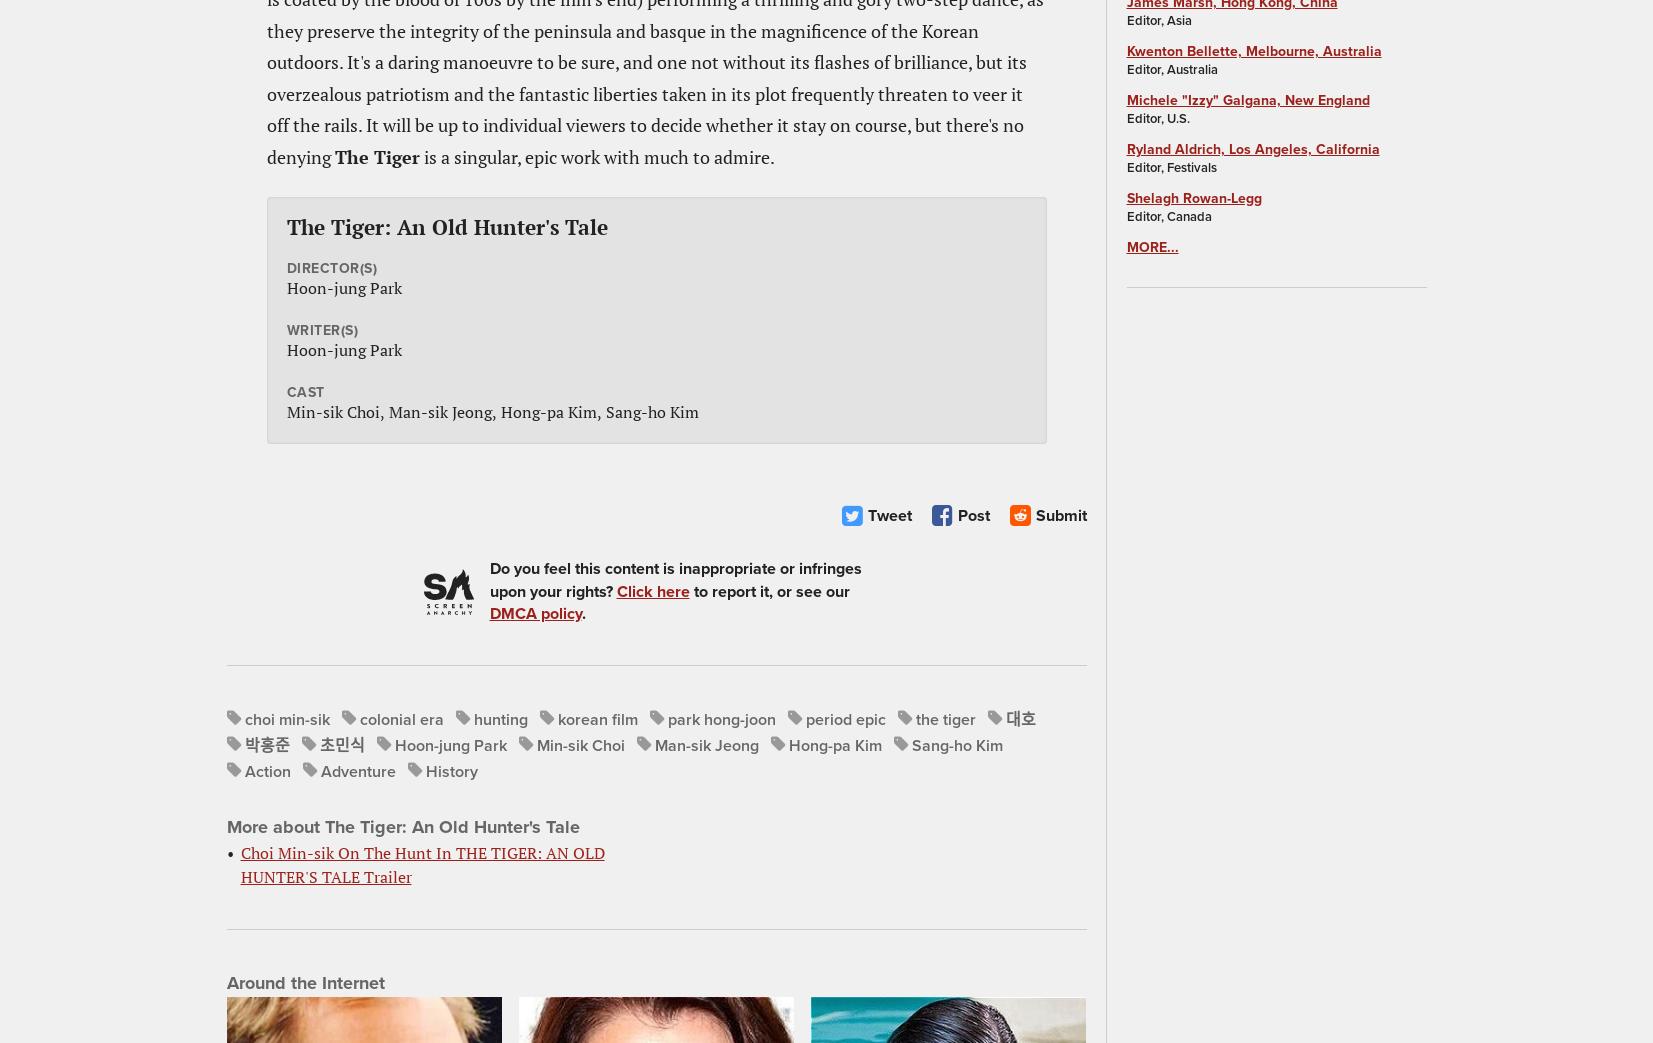 The width and height of the screenshot is (1653, 1043). I want to click on 'Do you feel this content is inappropriate or infringes upon your rights?', so click(673, 580).